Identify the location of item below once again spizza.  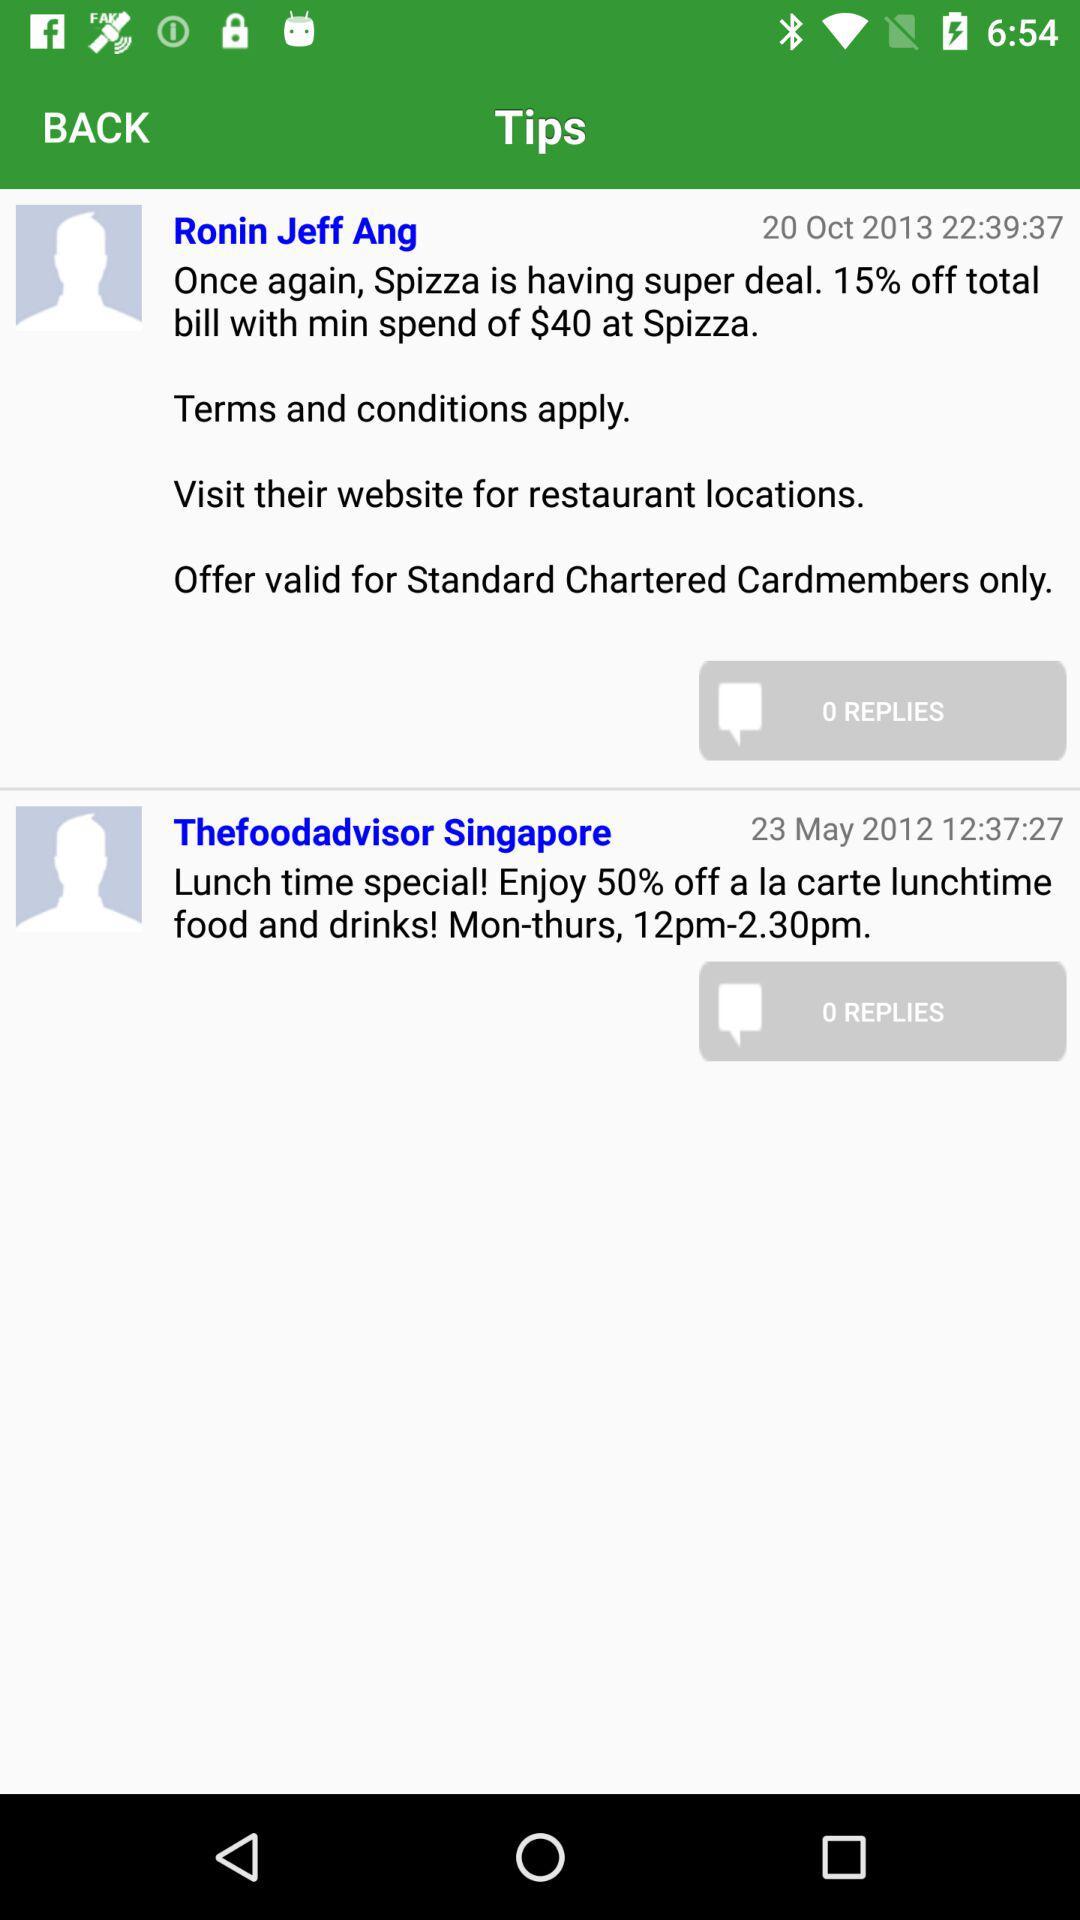
(392, 823).